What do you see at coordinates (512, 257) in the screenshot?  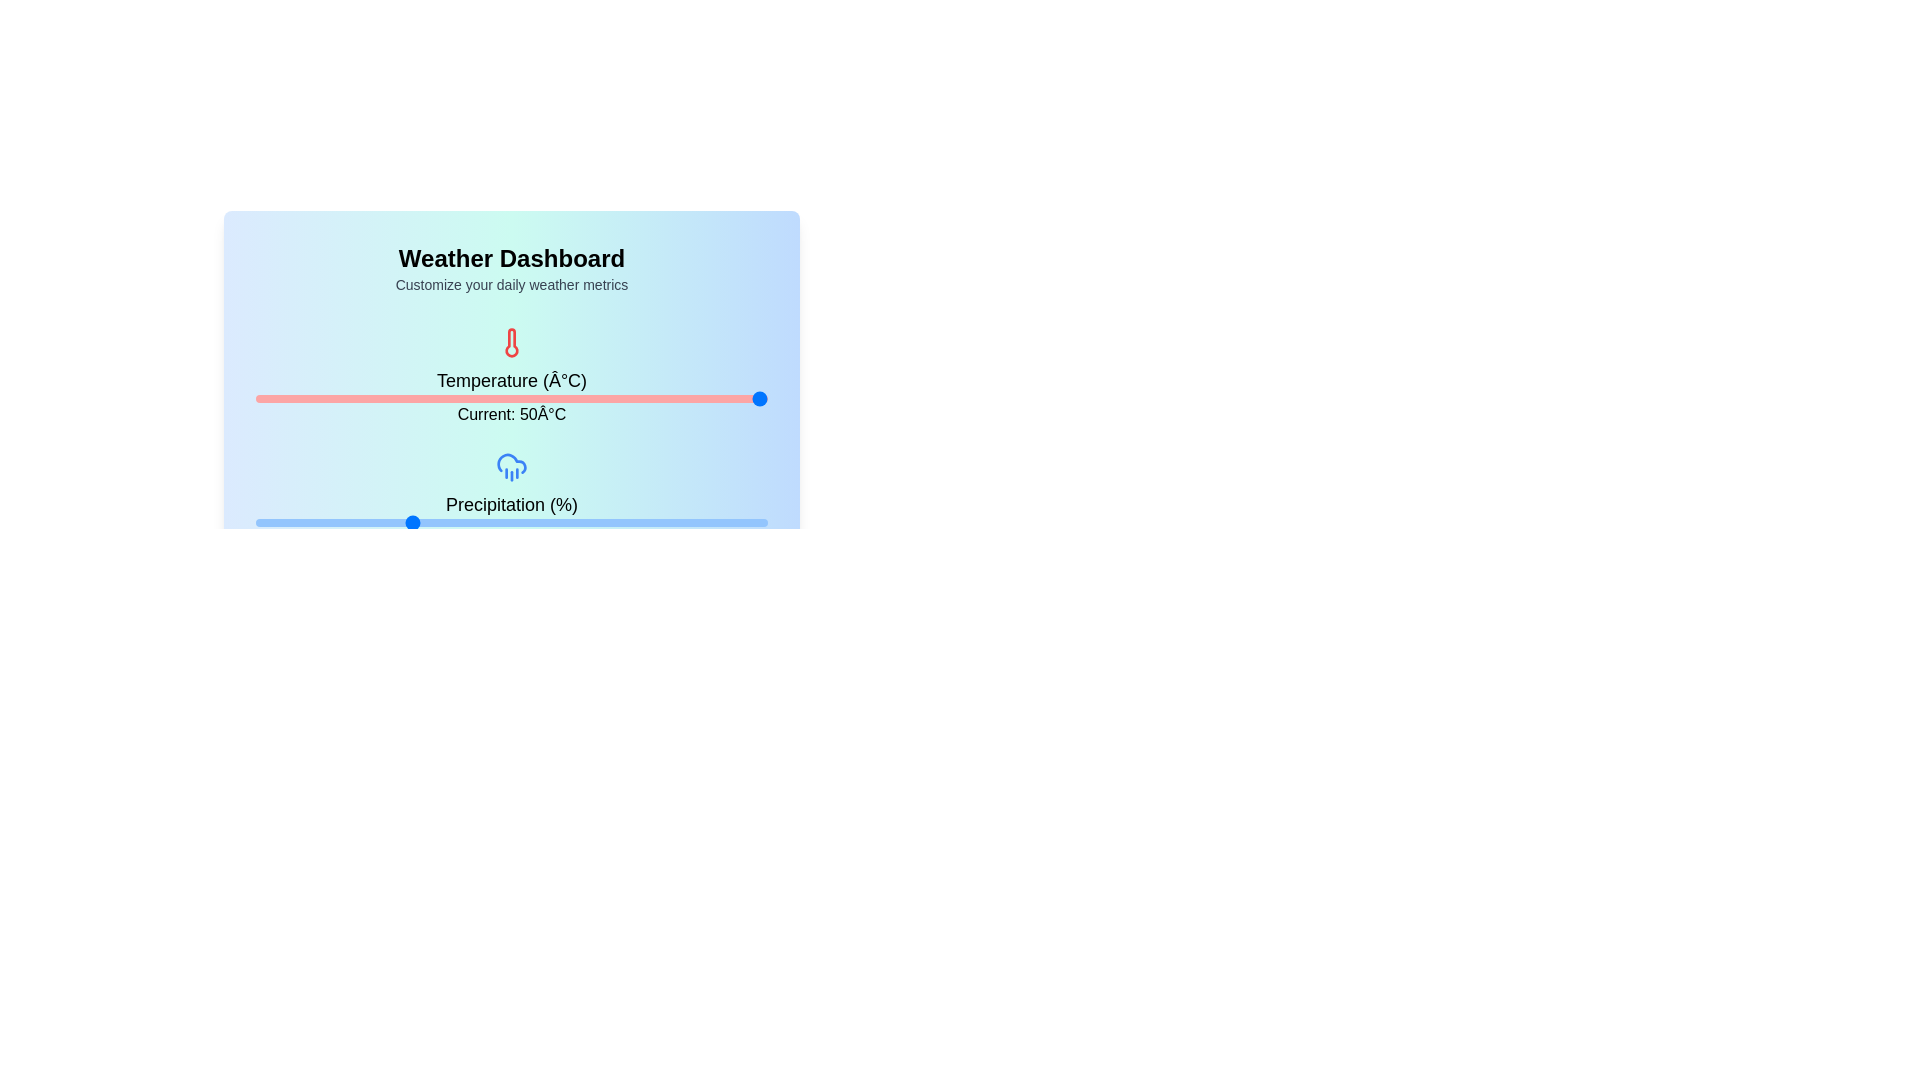 I see `the 'Weather Dashboard' header text element, which is large and bold` at bounding box center [512, 257].